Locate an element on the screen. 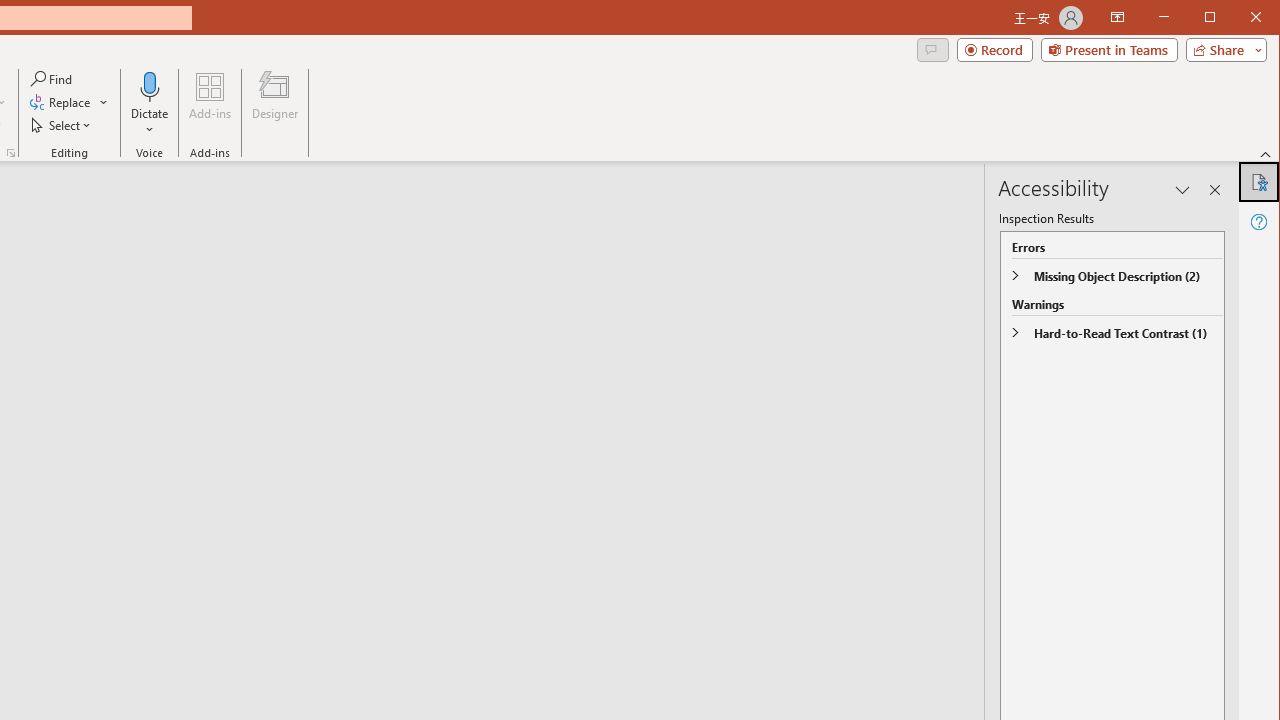 This screenshot has width=1280, height=720. 'Accessibility' is located at coordinates (1257, 182).